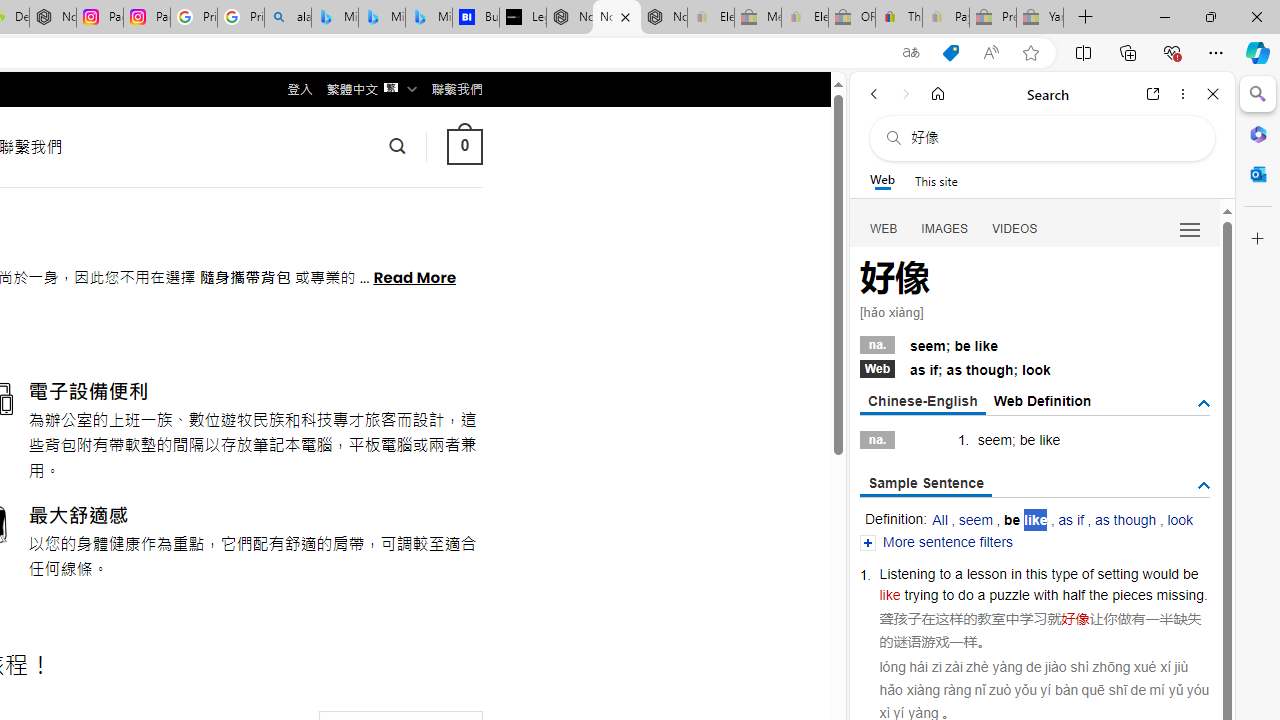 The image size is (1280, 720). What do you see at coordinates (950, 52) in the screenshot?
I see `'This site has coupons! Shopping in Microsoft Edge'` at bounding box center [950, 52].